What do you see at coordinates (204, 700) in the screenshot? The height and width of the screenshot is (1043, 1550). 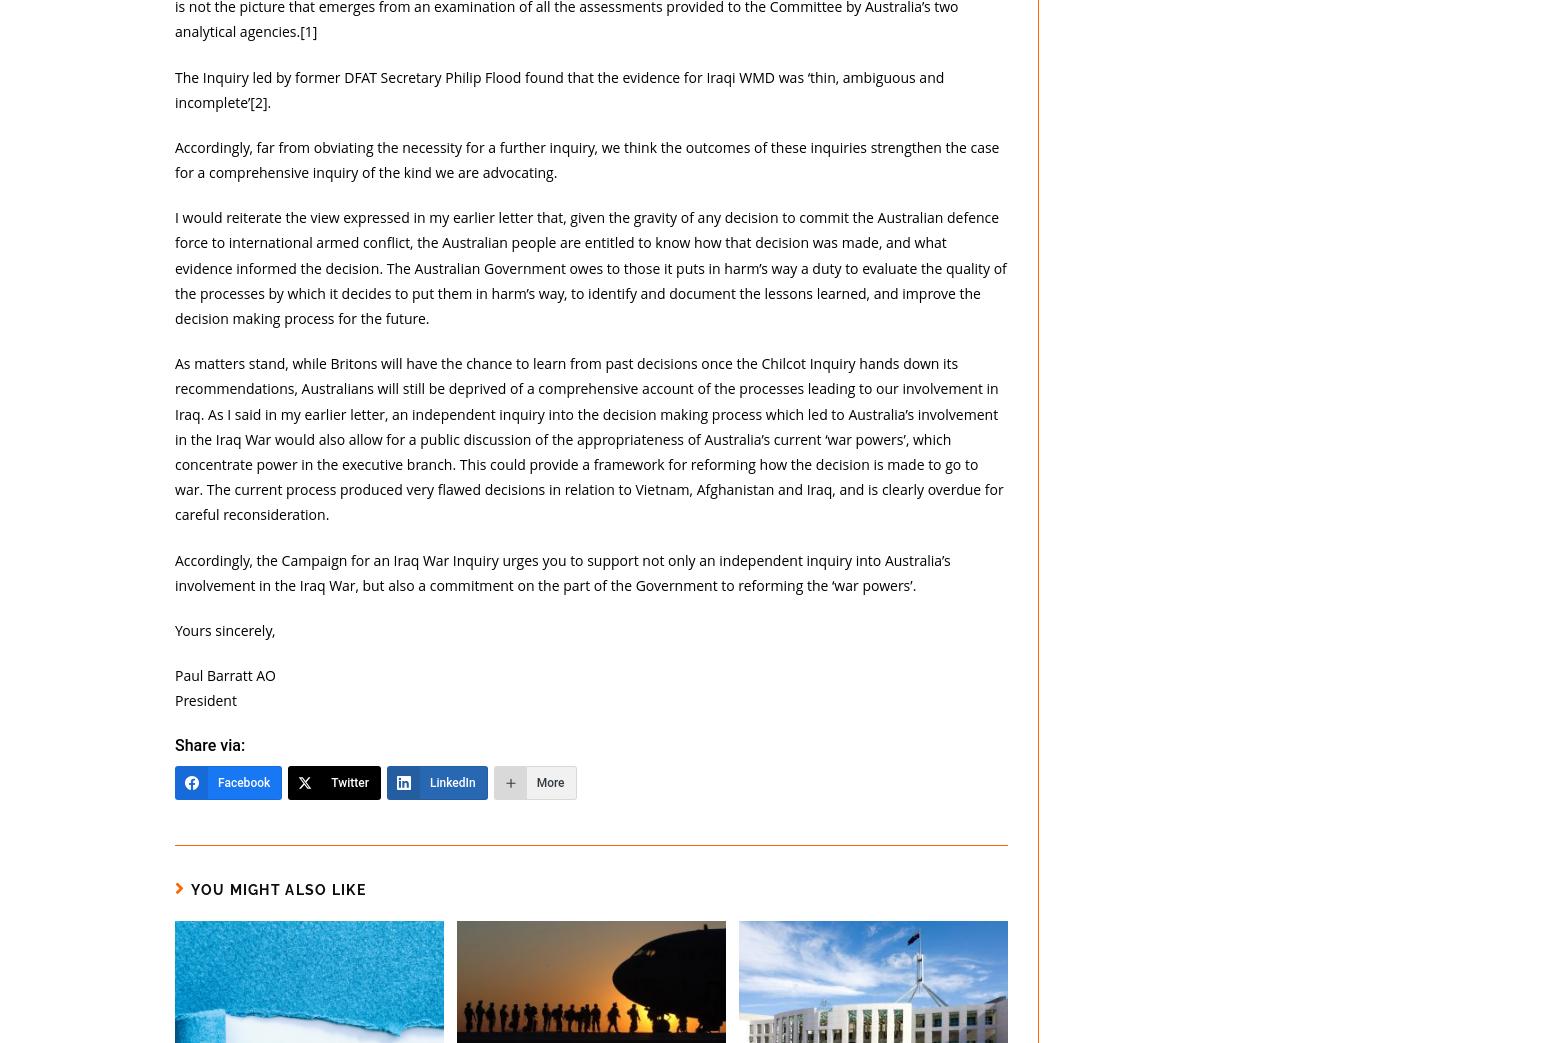 I see `'President'` at bounding box center [204, 700].